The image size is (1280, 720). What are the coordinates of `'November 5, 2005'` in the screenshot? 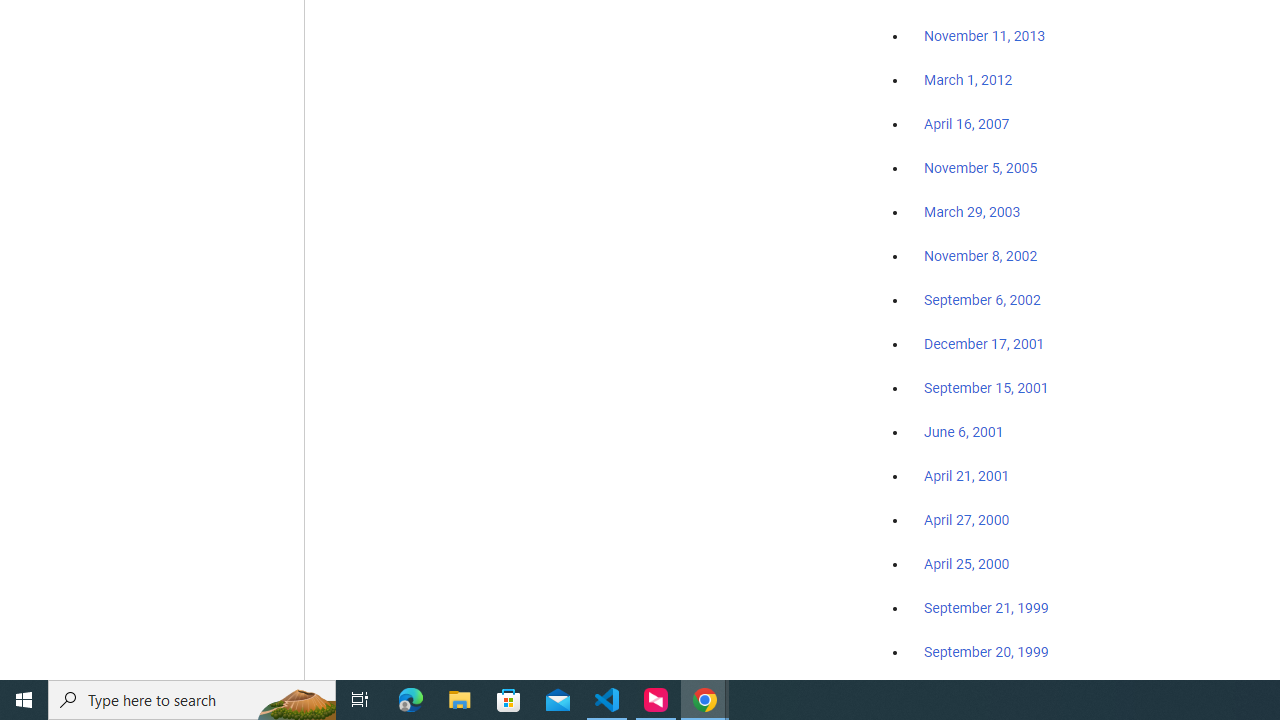 It's located at (981, 167).